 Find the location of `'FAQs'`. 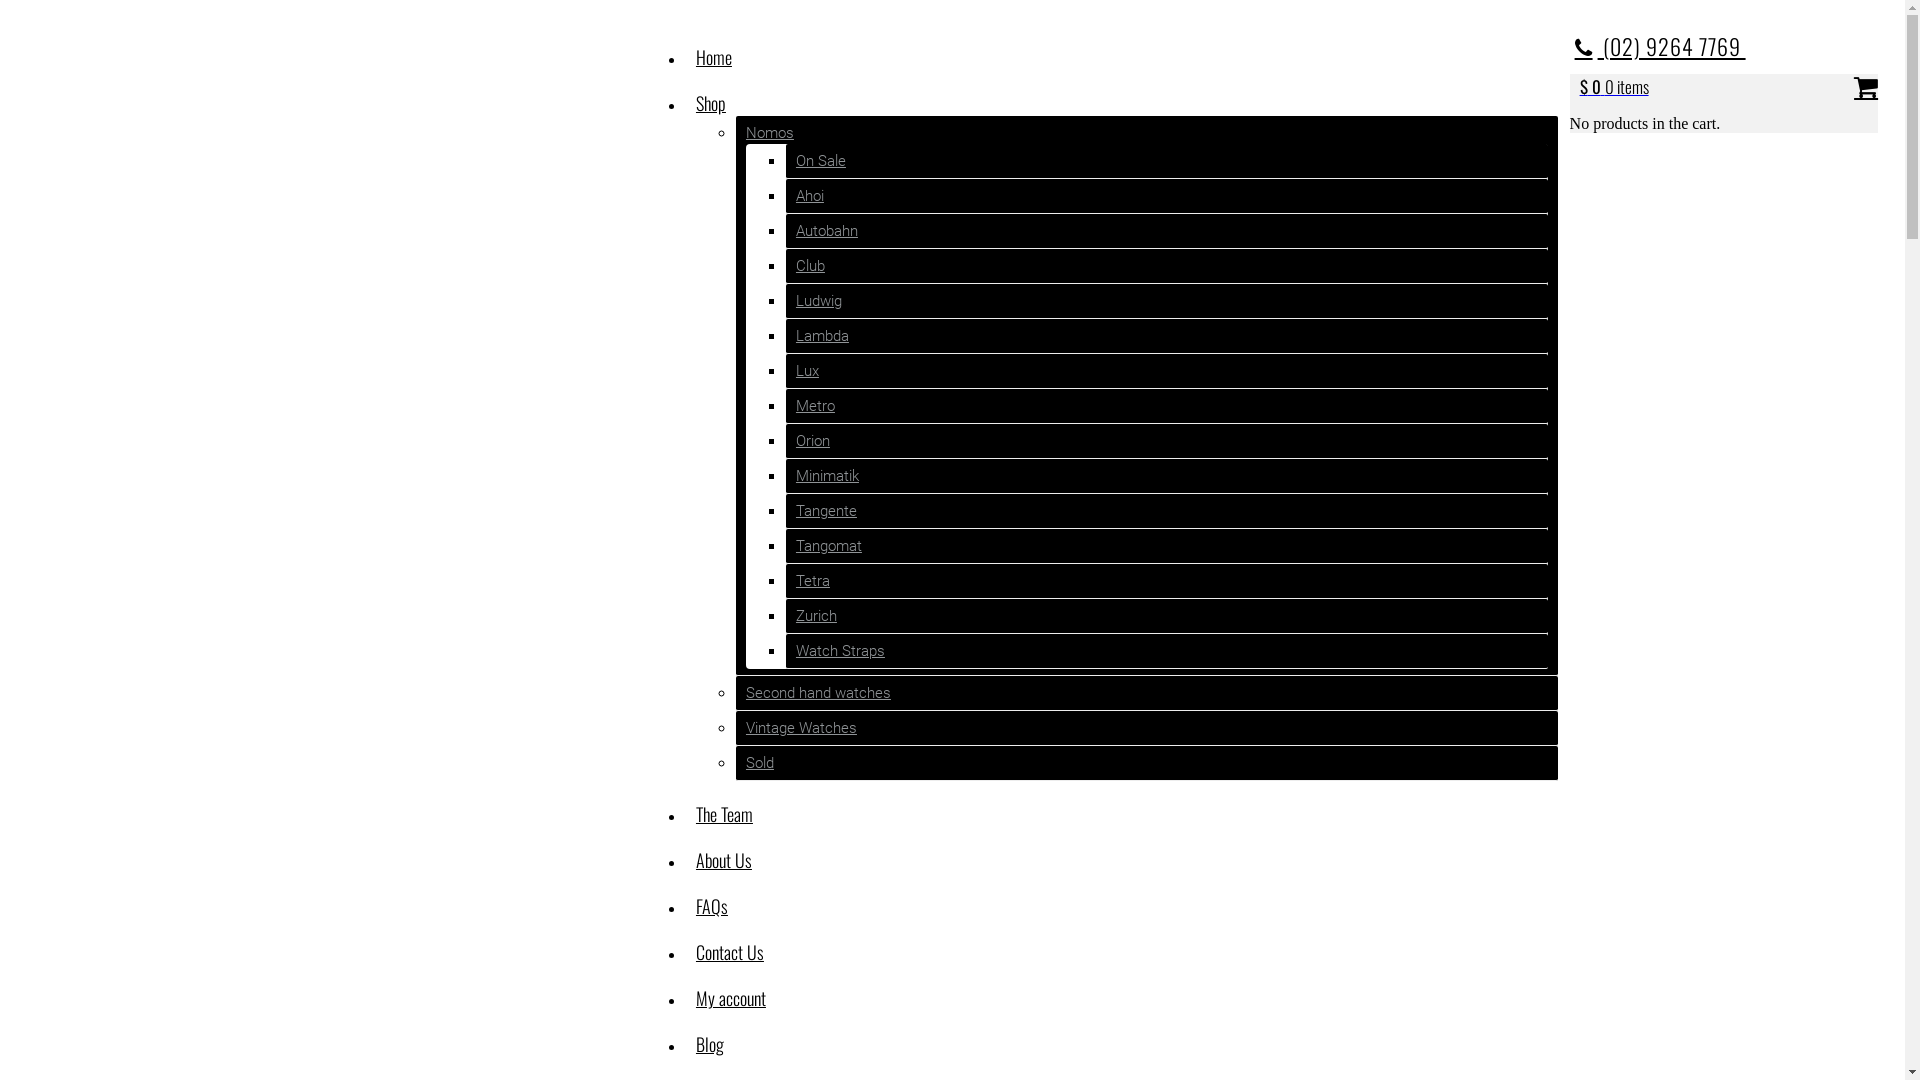

'FAQs' is located at coordinates (711, 906).